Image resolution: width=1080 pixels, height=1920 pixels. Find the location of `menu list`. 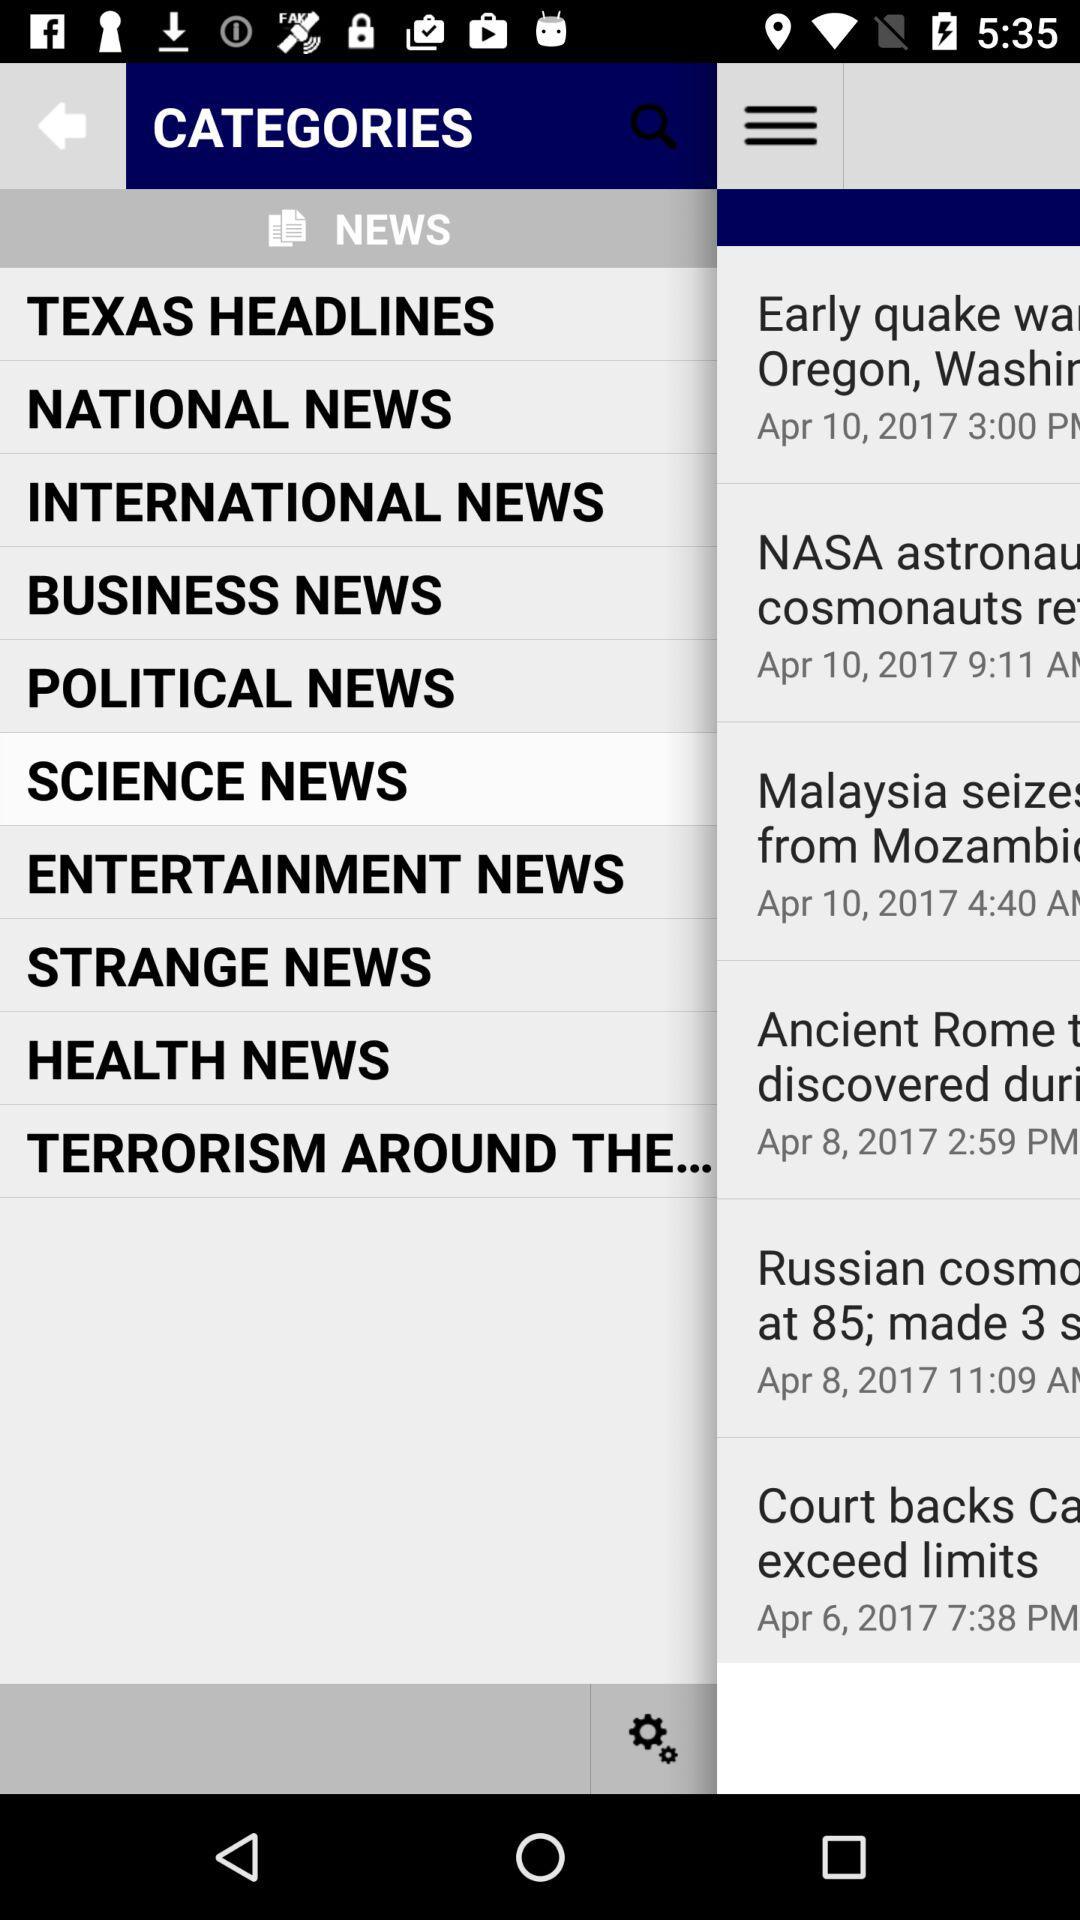

menu list is located at coordinates (778, 124).